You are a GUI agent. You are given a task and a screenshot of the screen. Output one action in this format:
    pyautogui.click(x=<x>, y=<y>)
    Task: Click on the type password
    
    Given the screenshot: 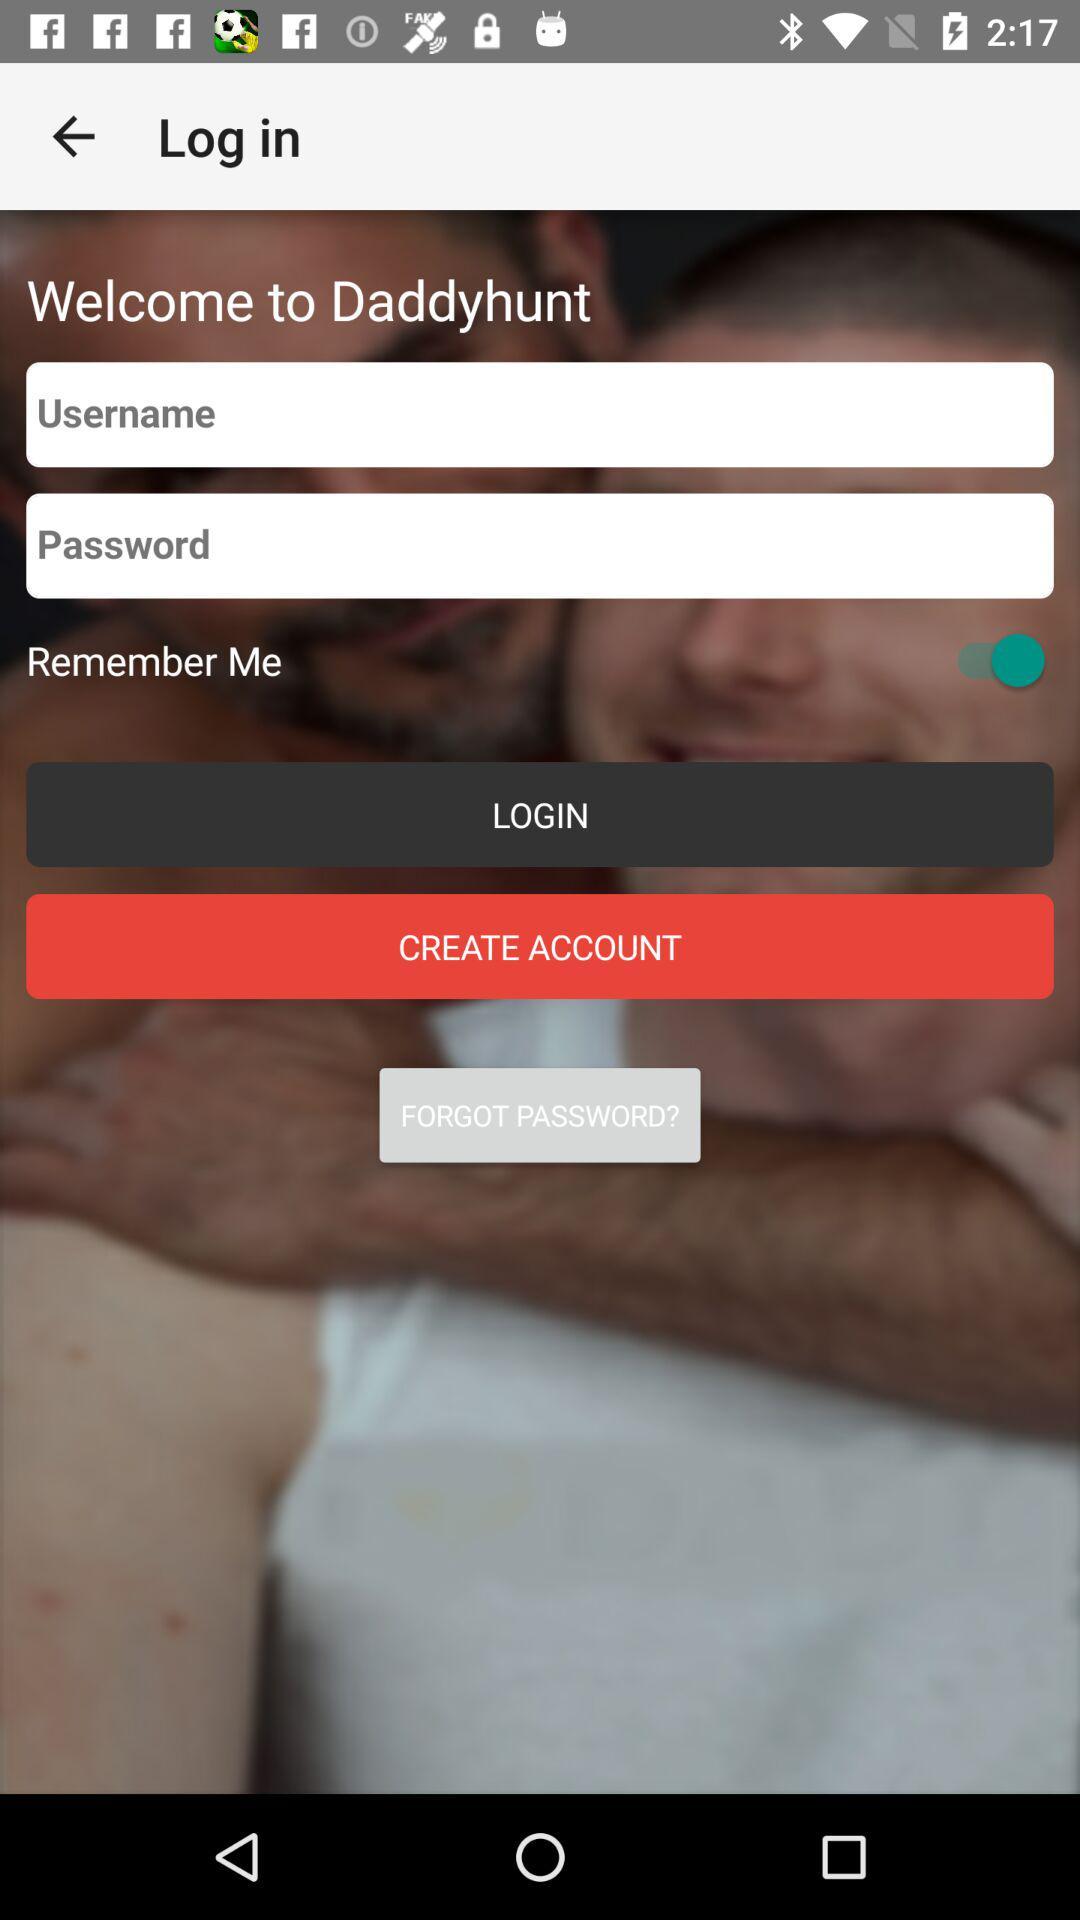 What is the action you would take?
    pyautogui.click(x=540, y=546)
    